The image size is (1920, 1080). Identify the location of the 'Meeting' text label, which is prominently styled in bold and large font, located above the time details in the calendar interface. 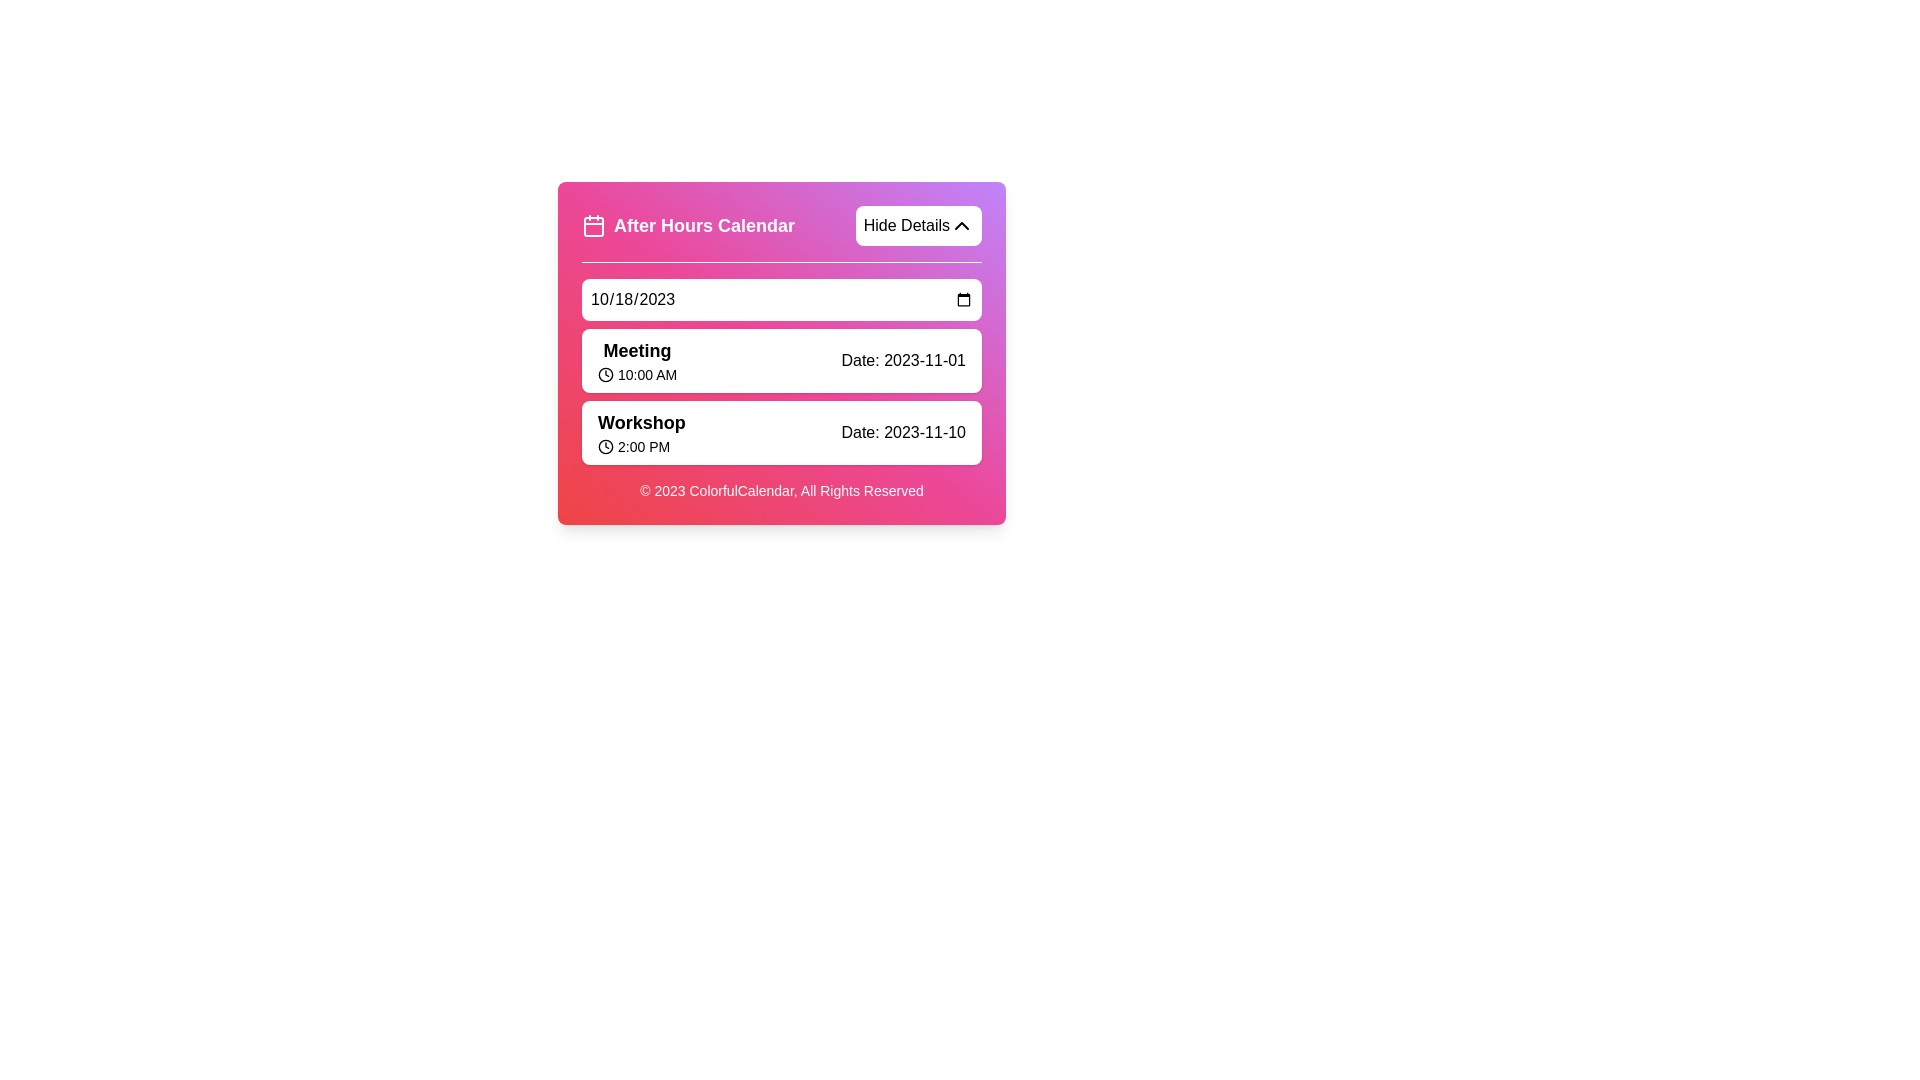
(636, 350).